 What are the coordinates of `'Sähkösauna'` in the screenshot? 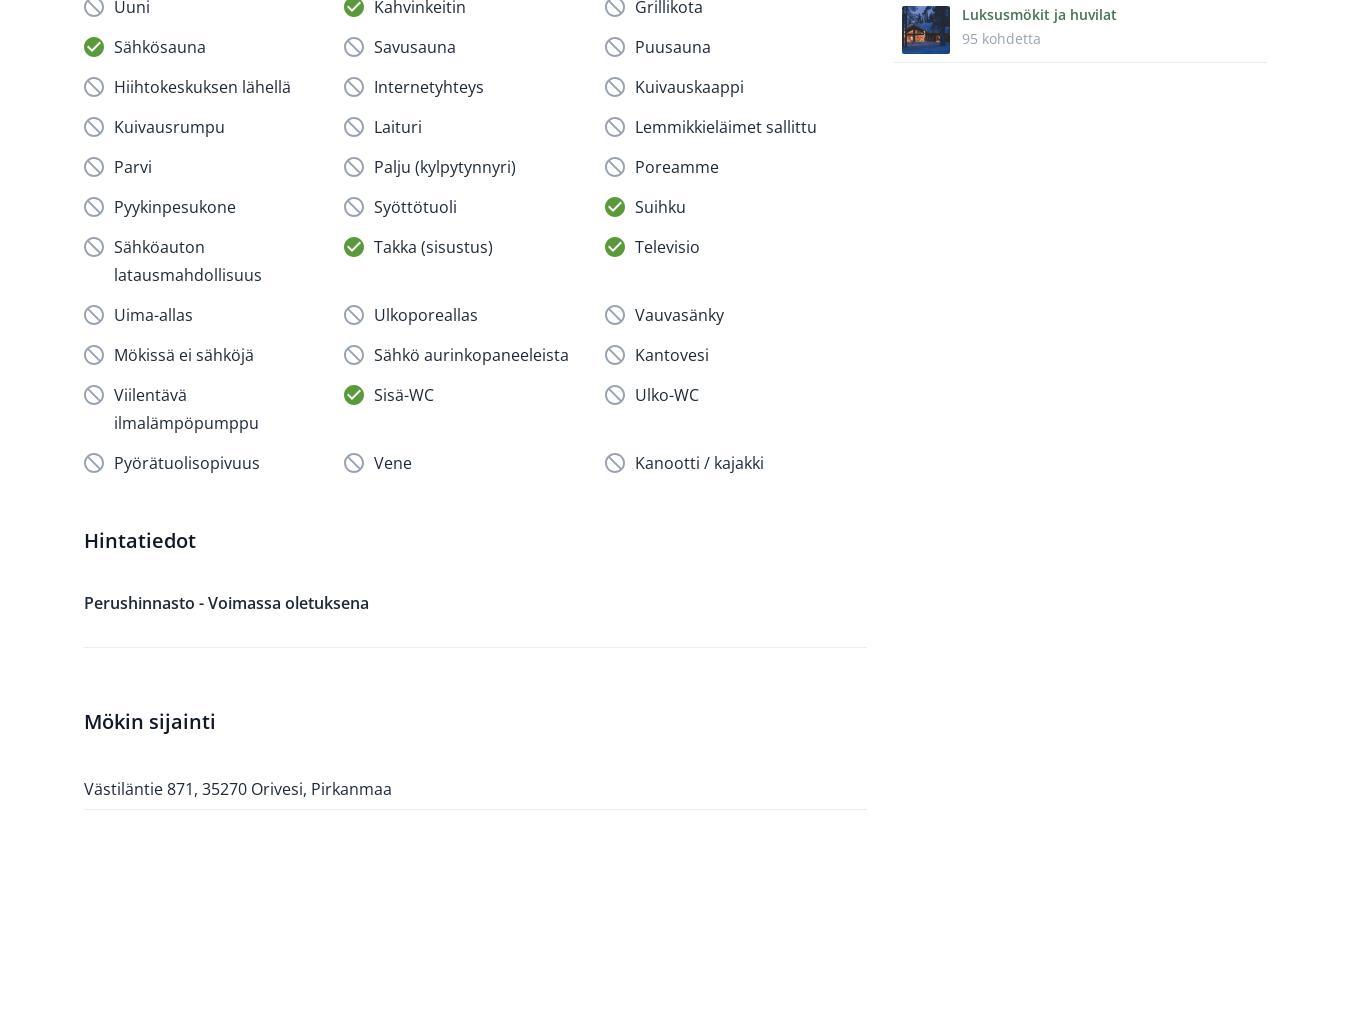 It's located at (159, 44).